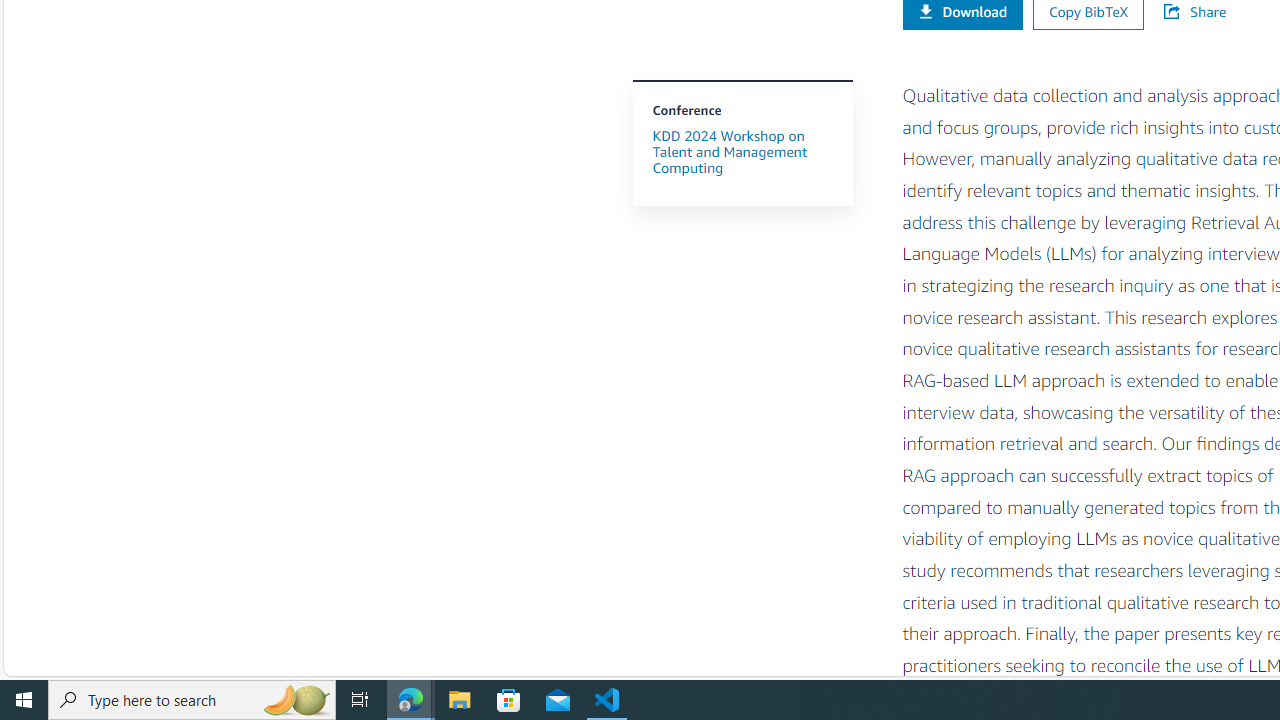 The image size is (1280, 720). Describe the element at coordinates (741, 150) in the screenshot. I see `'KDD 2024 Workshop on Talent and Management Computing'` at that location.